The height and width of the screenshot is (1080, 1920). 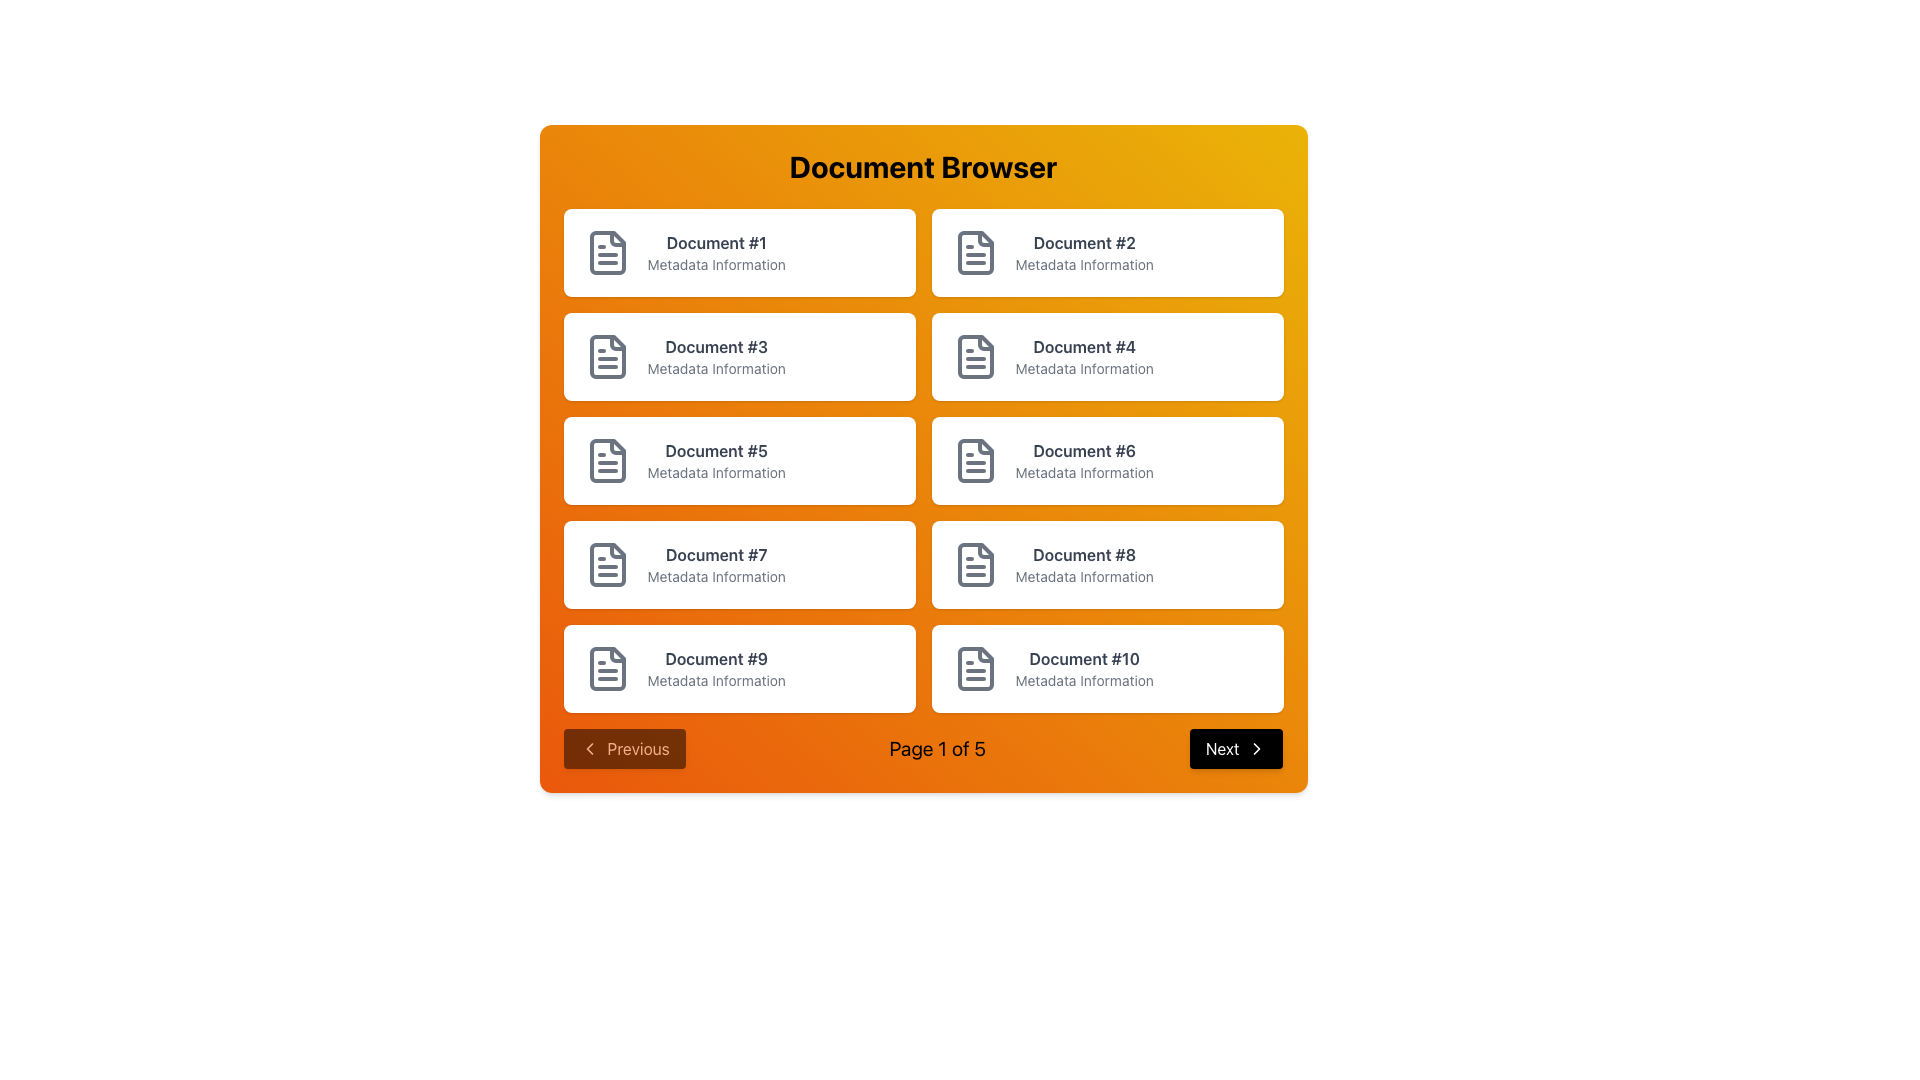 I want to click on the text of the Text Display Section that serves as a title and description for 'Document #1', positioned in the top-left of the grid layout under 'Document Browser', so click(x=716, y=252).